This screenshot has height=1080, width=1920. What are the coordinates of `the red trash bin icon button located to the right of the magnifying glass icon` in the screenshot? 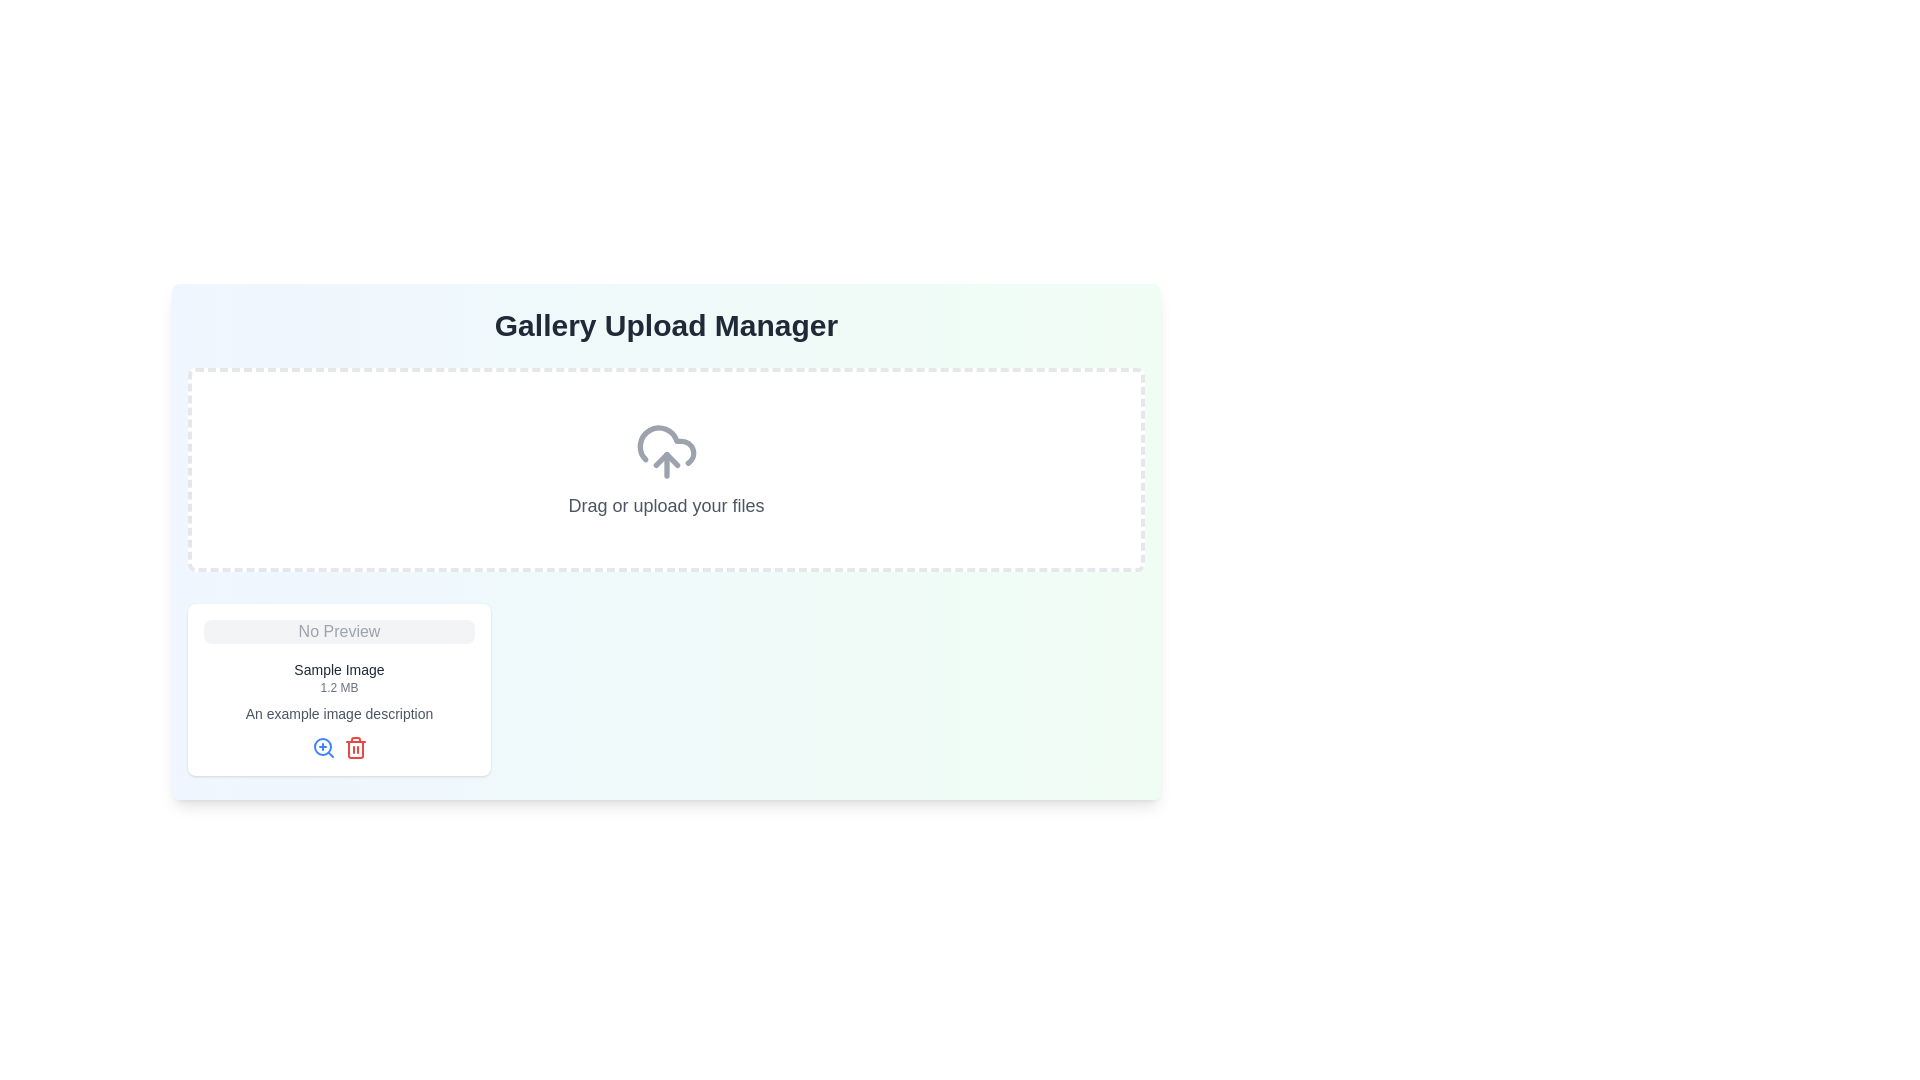 It's located at (355, 748).